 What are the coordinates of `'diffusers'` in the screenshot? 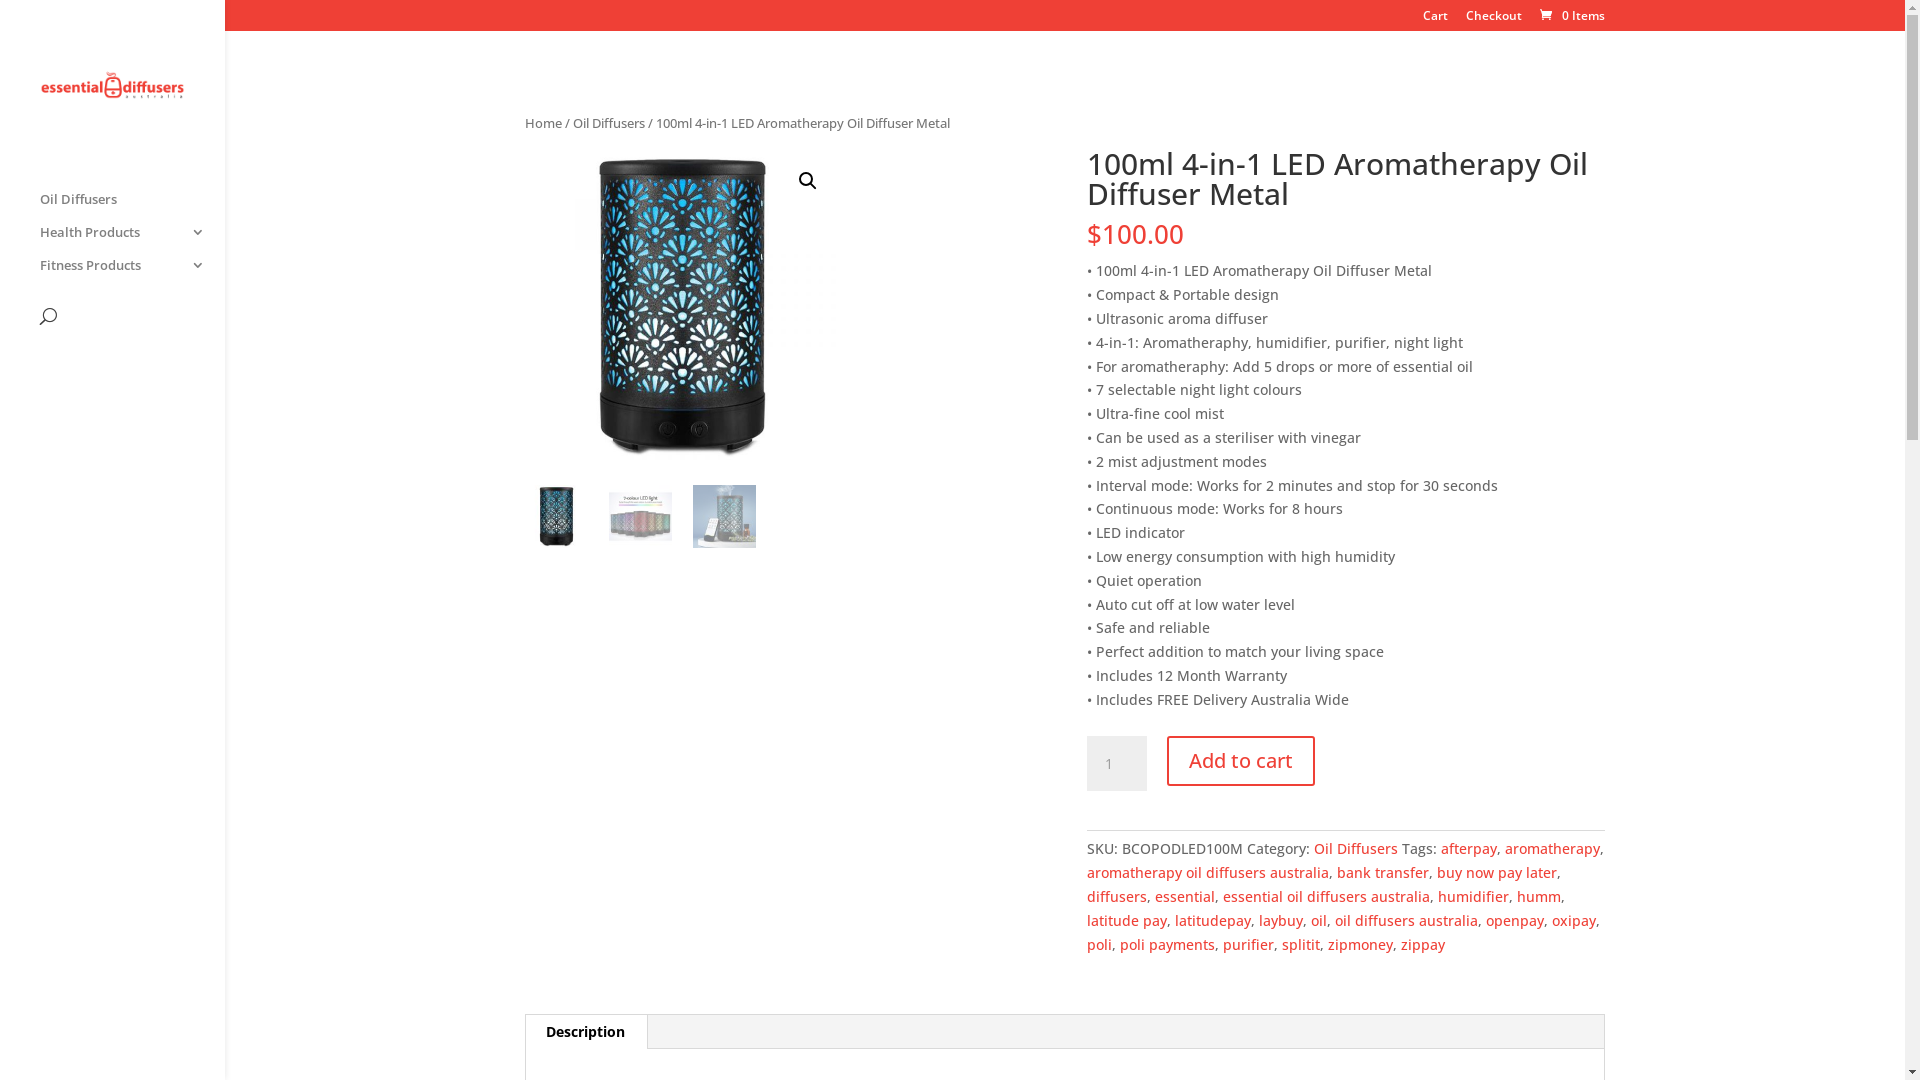 It's located at (1116, 895).